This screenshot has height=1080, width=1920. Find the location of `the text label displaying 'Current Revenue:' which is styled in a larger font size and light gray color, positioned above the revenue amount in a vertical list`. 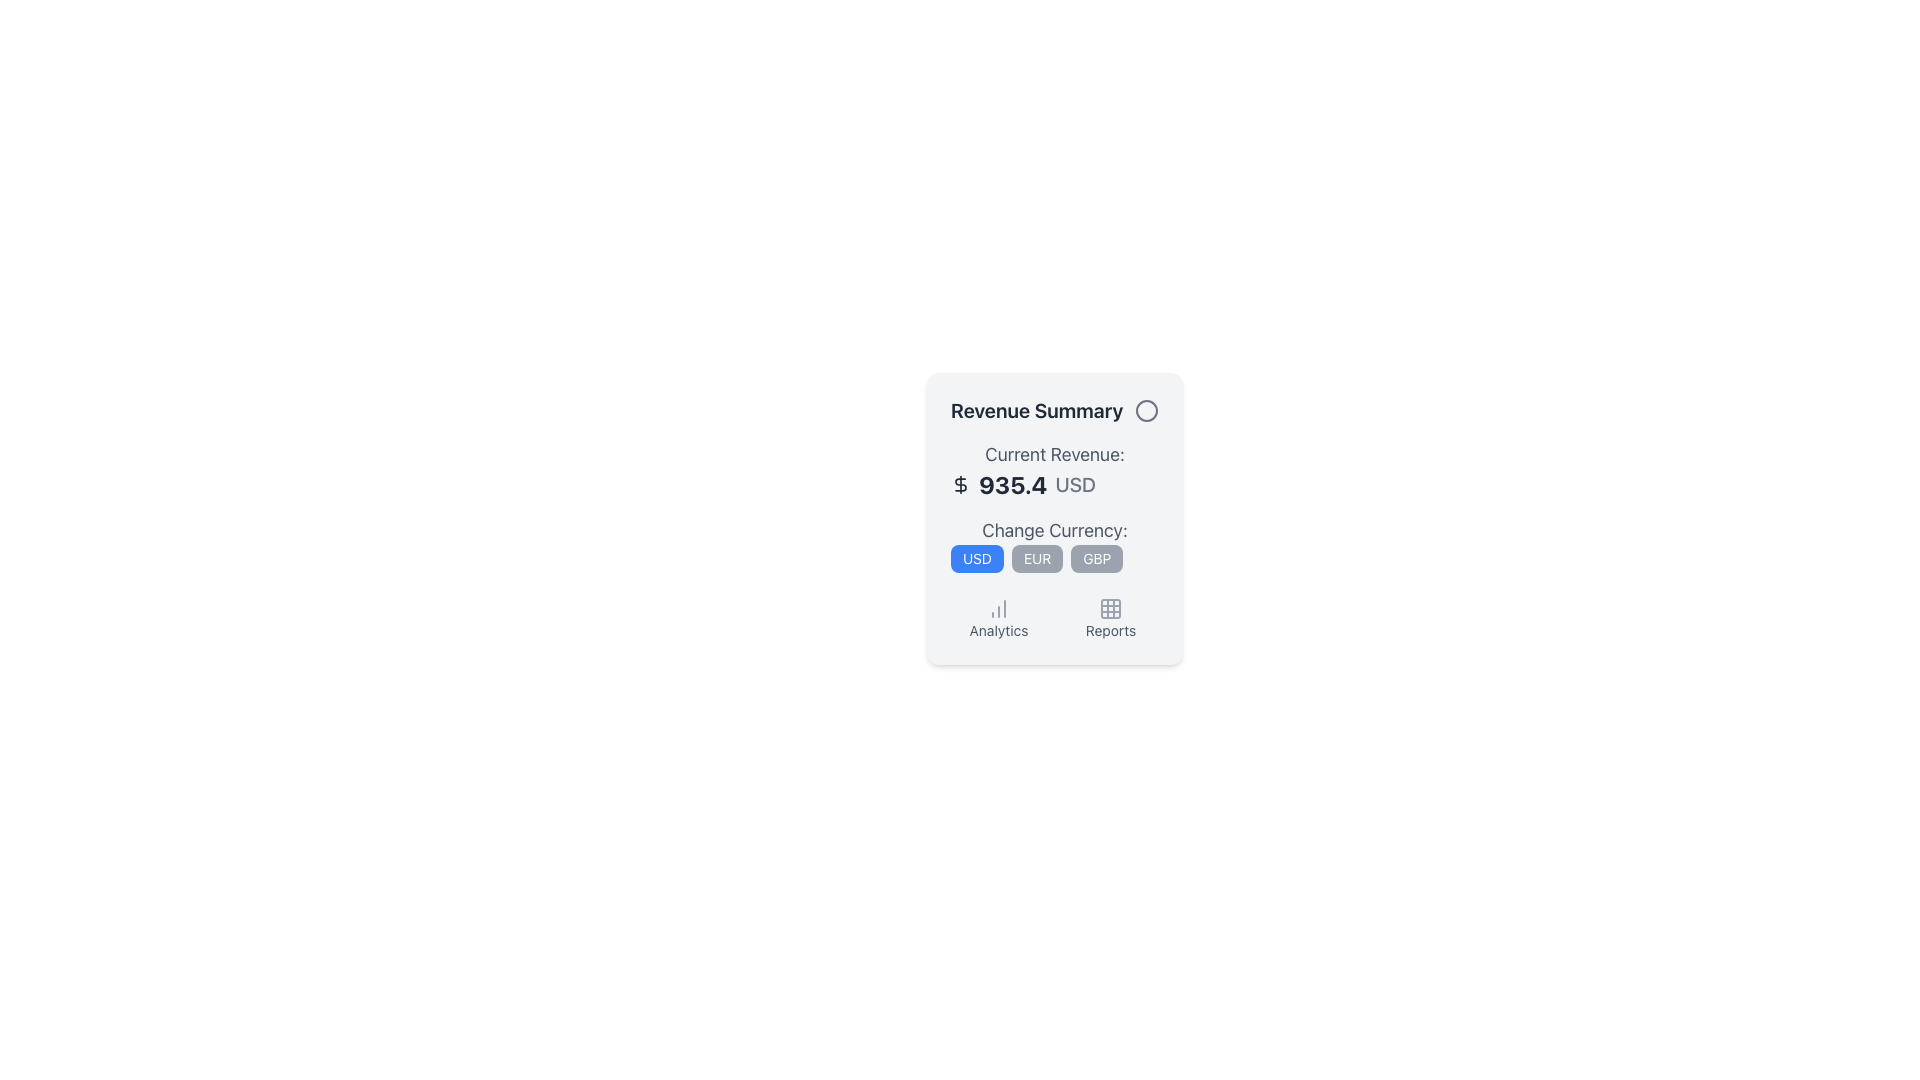

the text label displaying 'Current Revenue:' which is styled in a larger font size and light gray color, positioned above the revenue amount in a vertical list is located at coordinates (1054, 455).